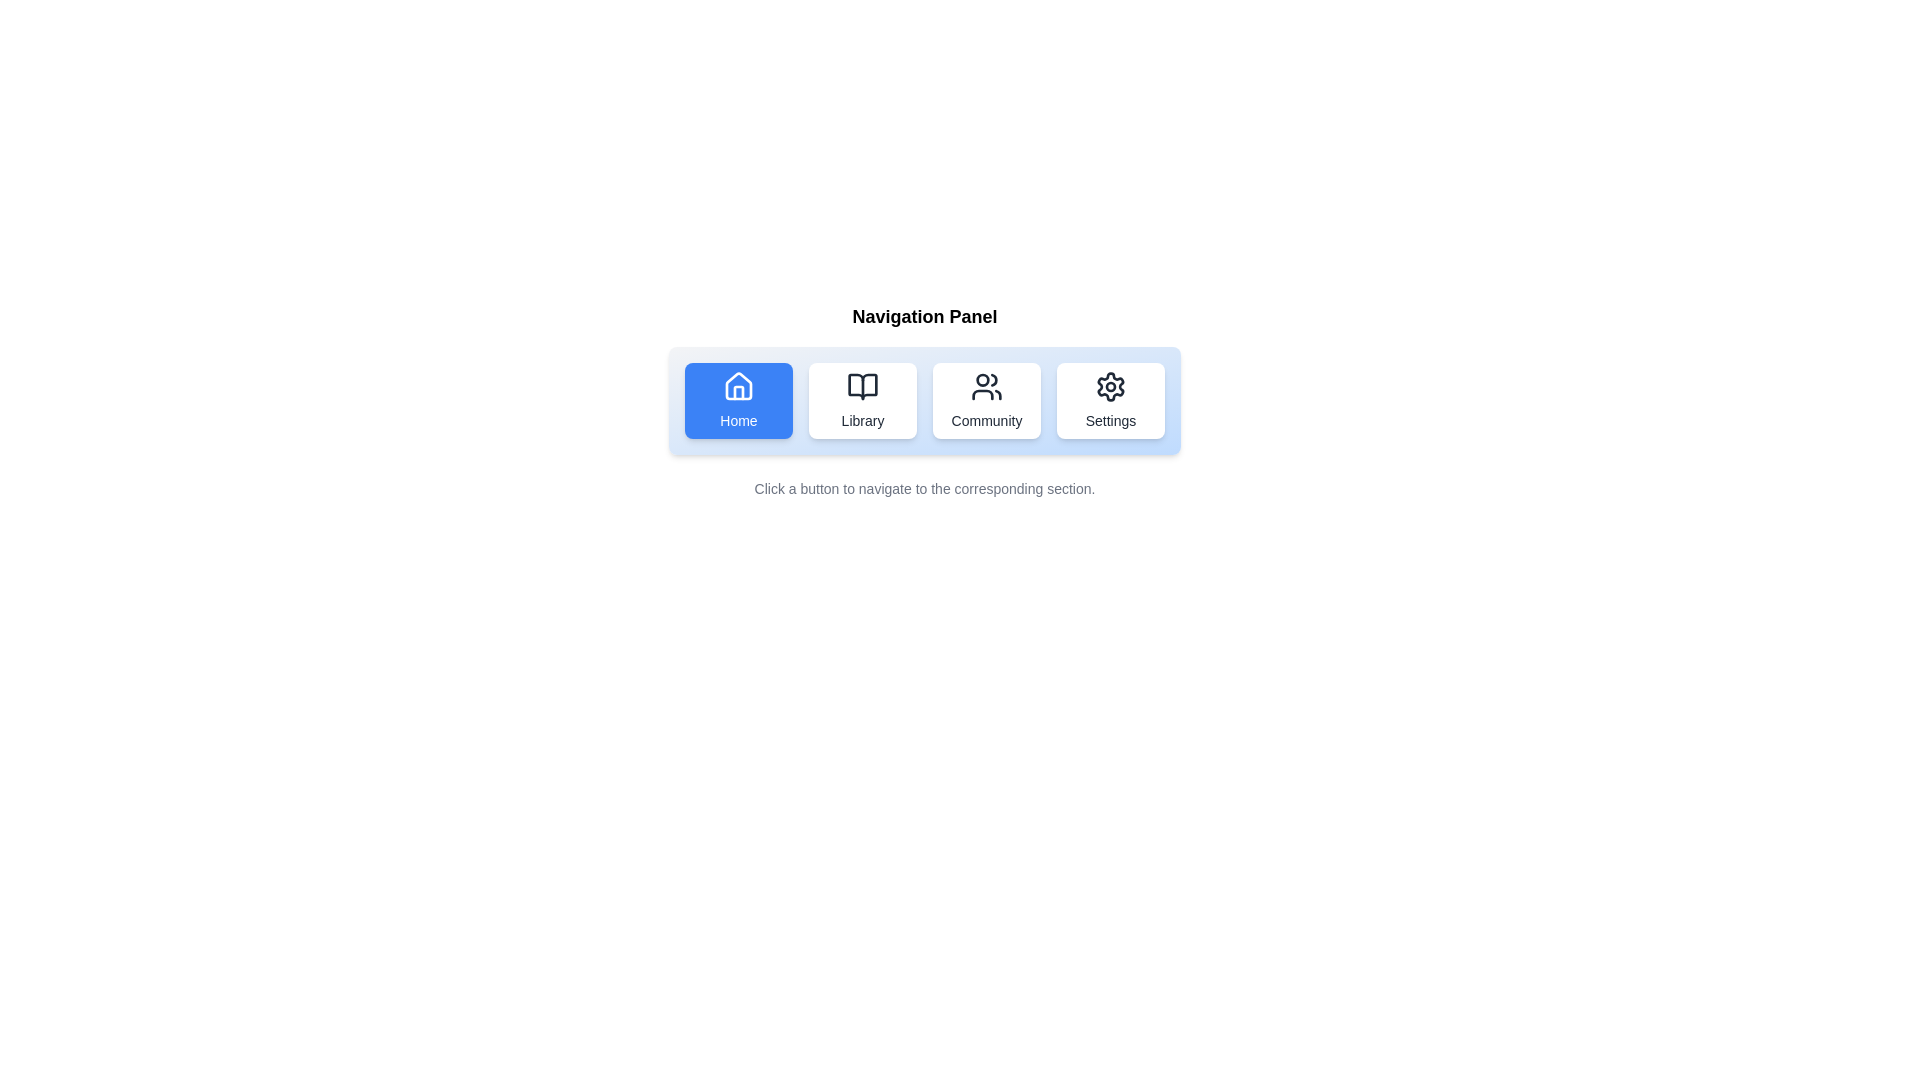 The width and height of the screenshot is (1920, 1080). I want to click on the house-shaped icon as part of the 'Home' button located at the leftmost position in the navigation panel, so click(738, 385).